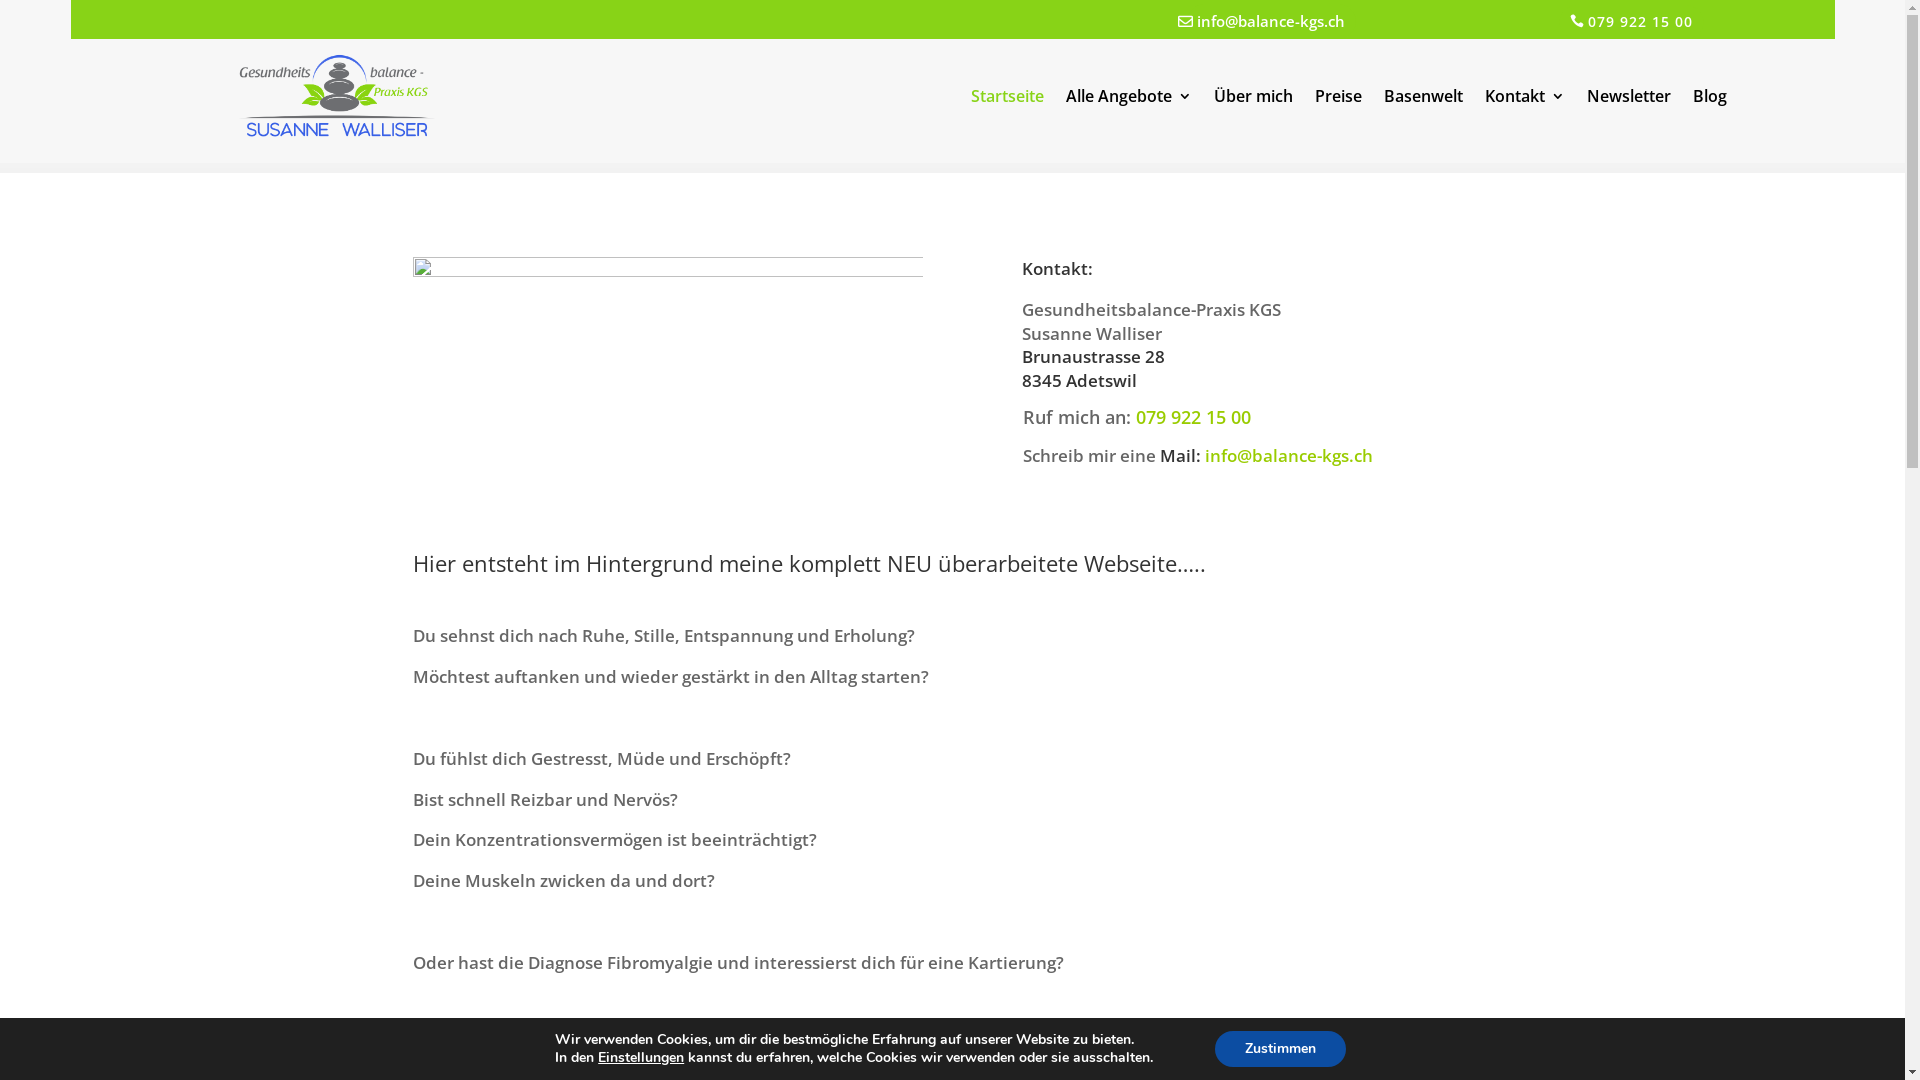 The height and width of the screenshot is (1080, 1920). I want to click on 'Basenwelt', so click(1422, 100).